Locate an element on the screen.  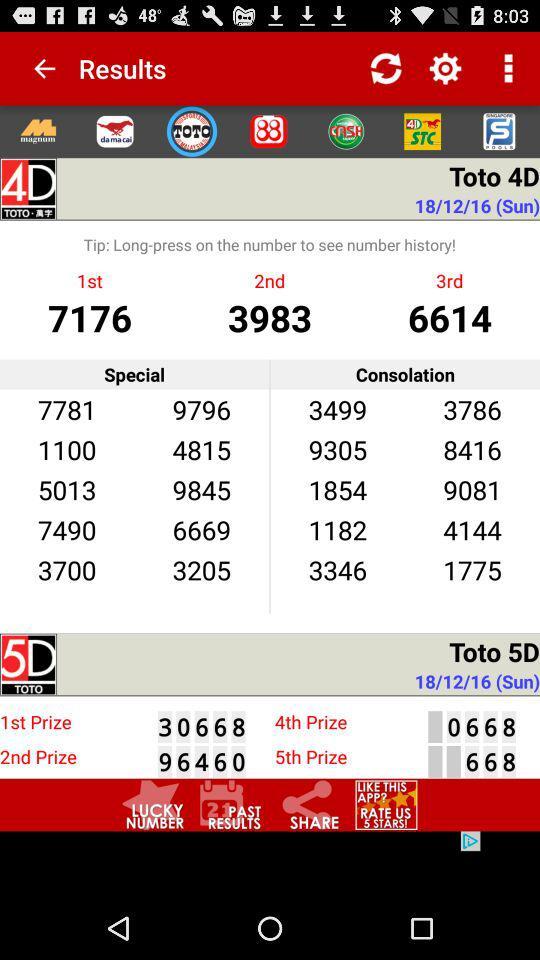
item above the 1775 item is located at coordinates (472, 528).